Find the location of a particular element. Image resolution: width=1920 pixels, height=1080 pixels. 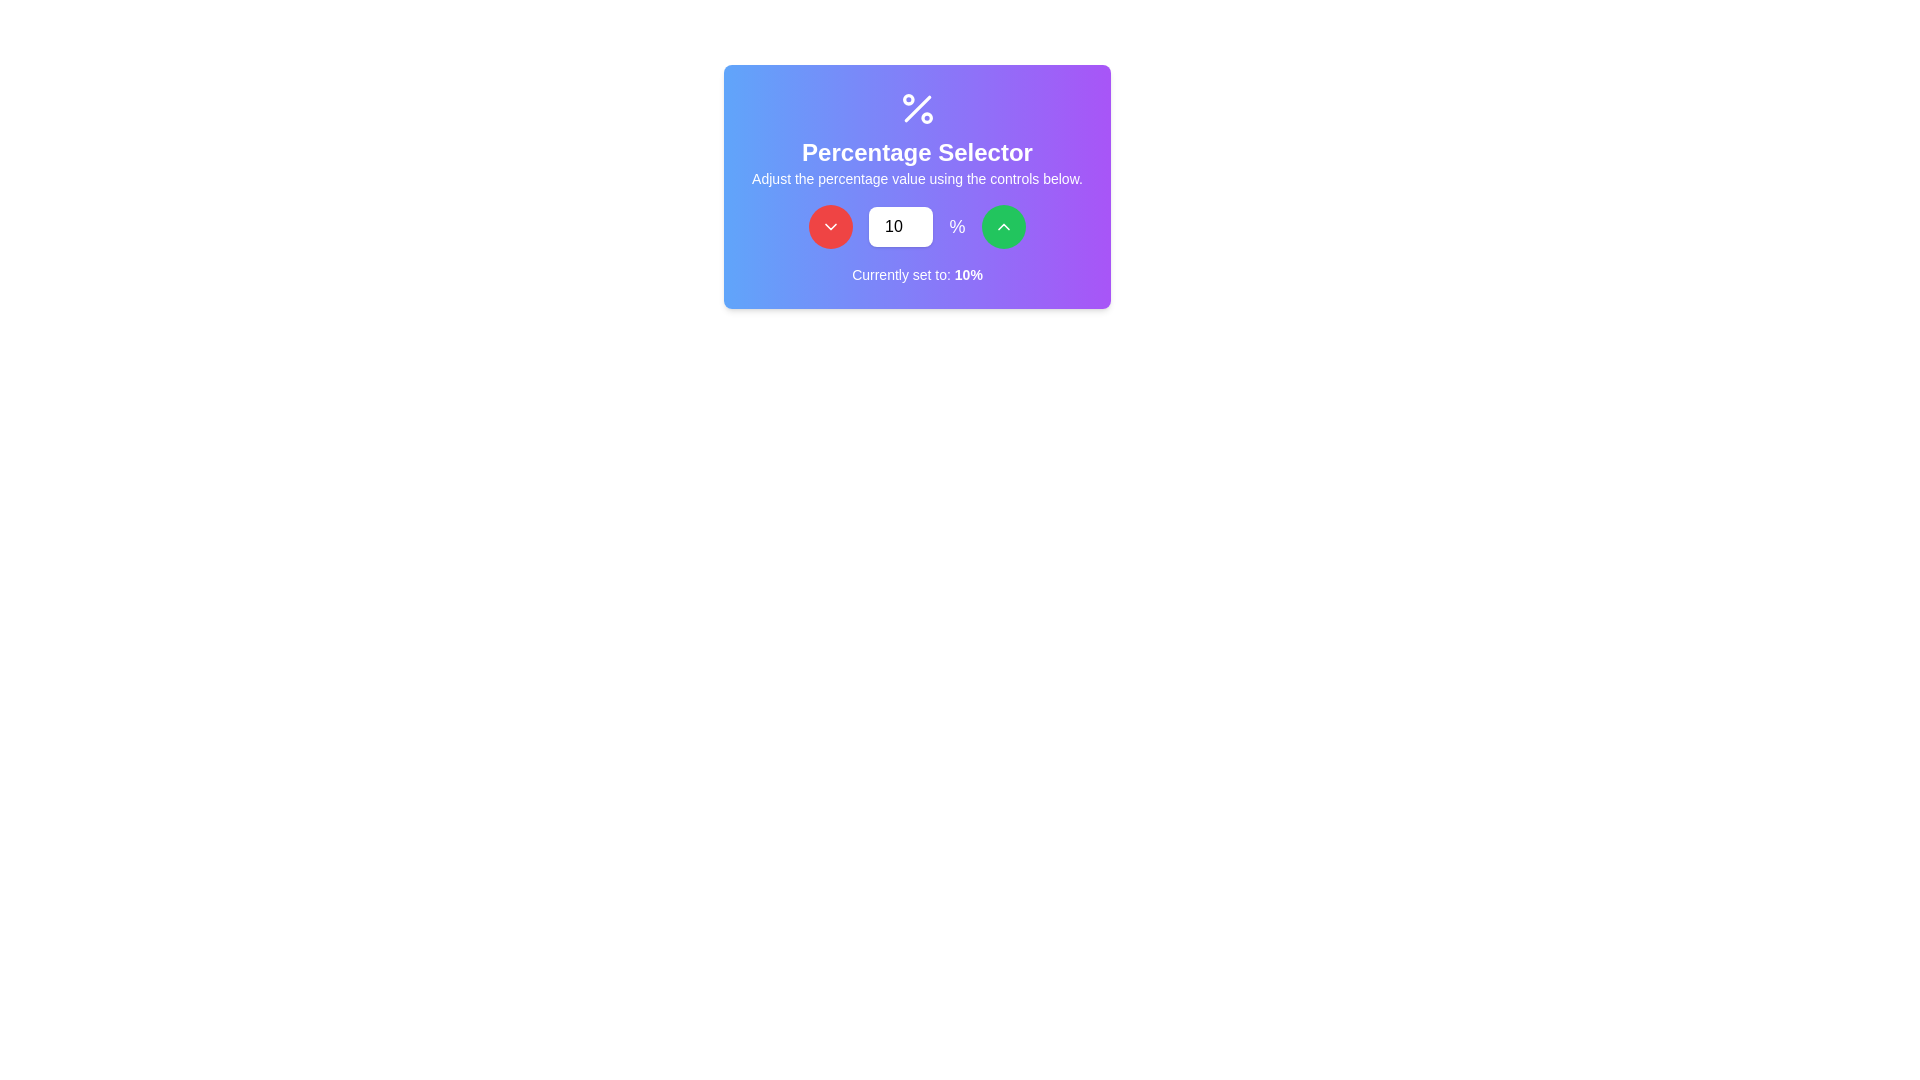

the downward arrow icon within the red circular button to decrement the value is located at coordinates (831, 226).